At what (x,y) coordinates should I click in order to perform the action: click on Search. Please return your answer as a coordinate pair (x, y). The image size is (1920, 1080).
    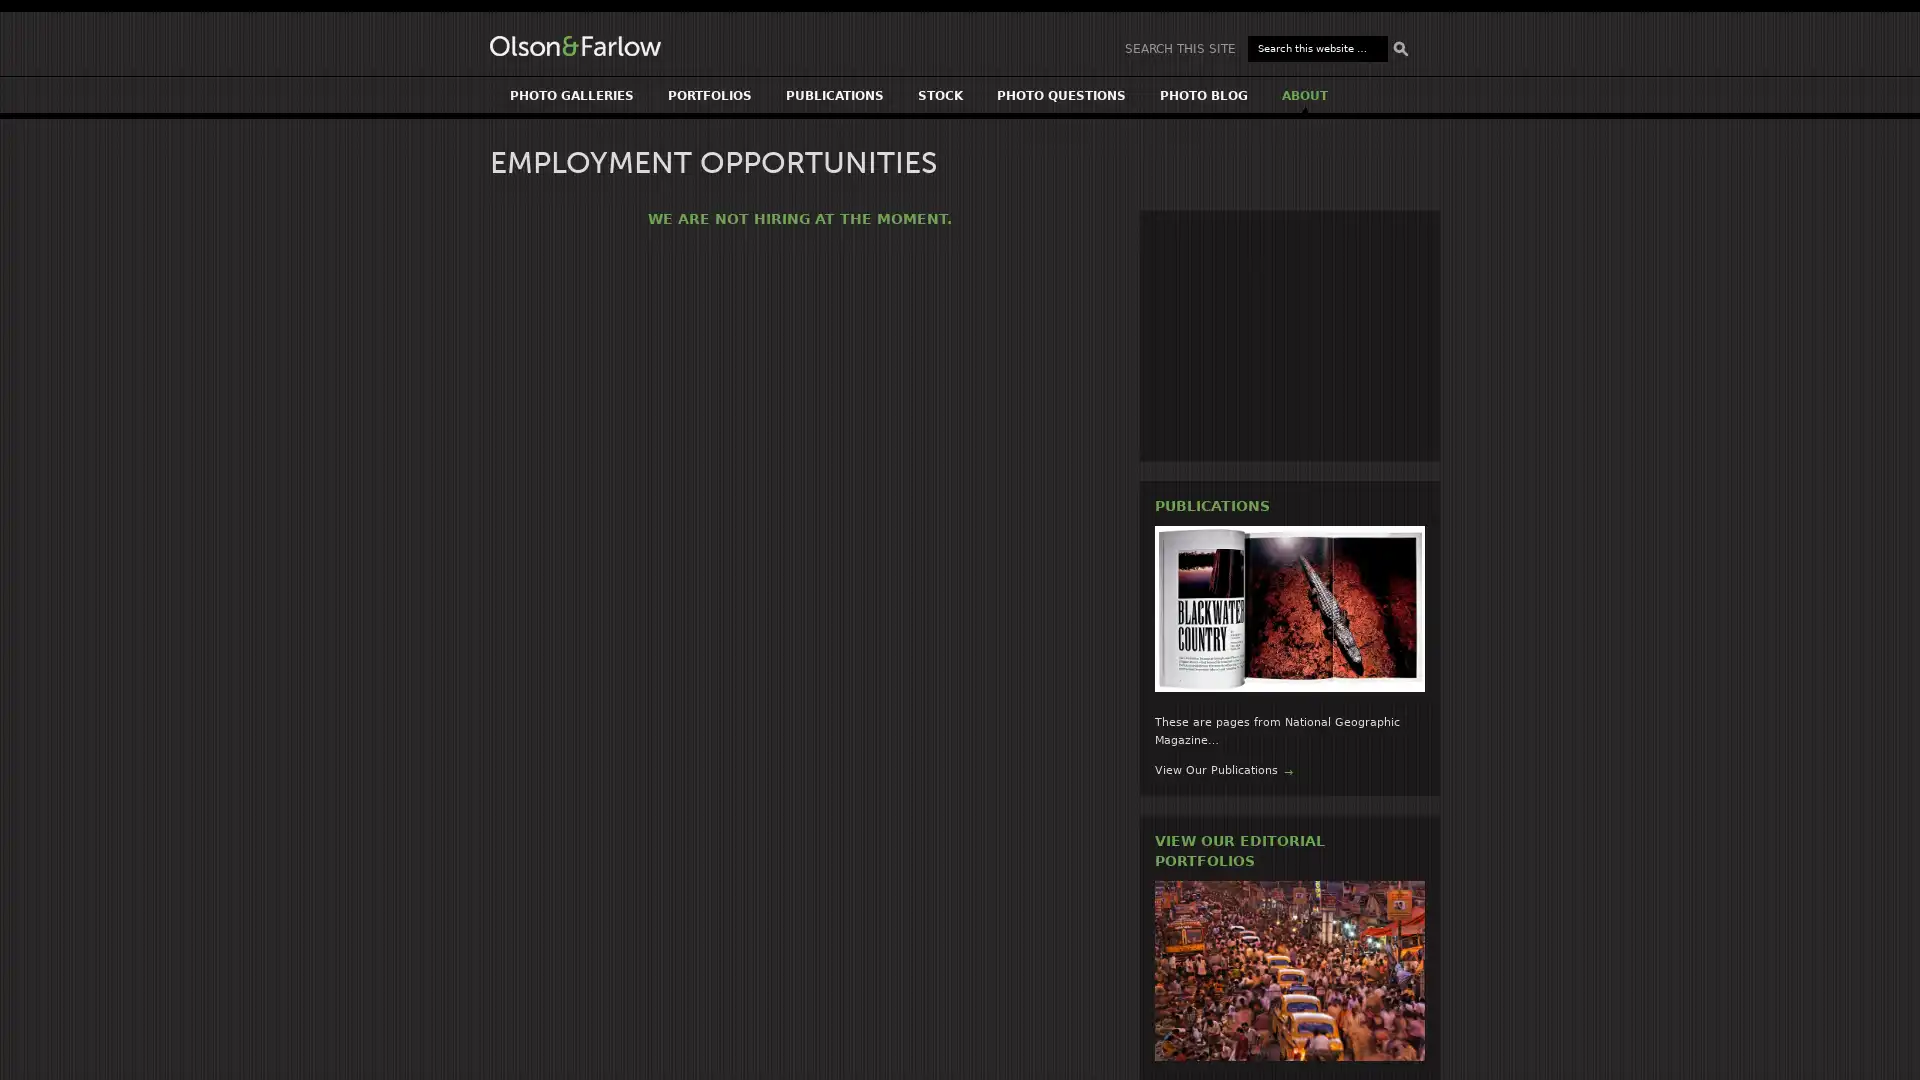
    Looking at the image, I should click on (1400, 48).